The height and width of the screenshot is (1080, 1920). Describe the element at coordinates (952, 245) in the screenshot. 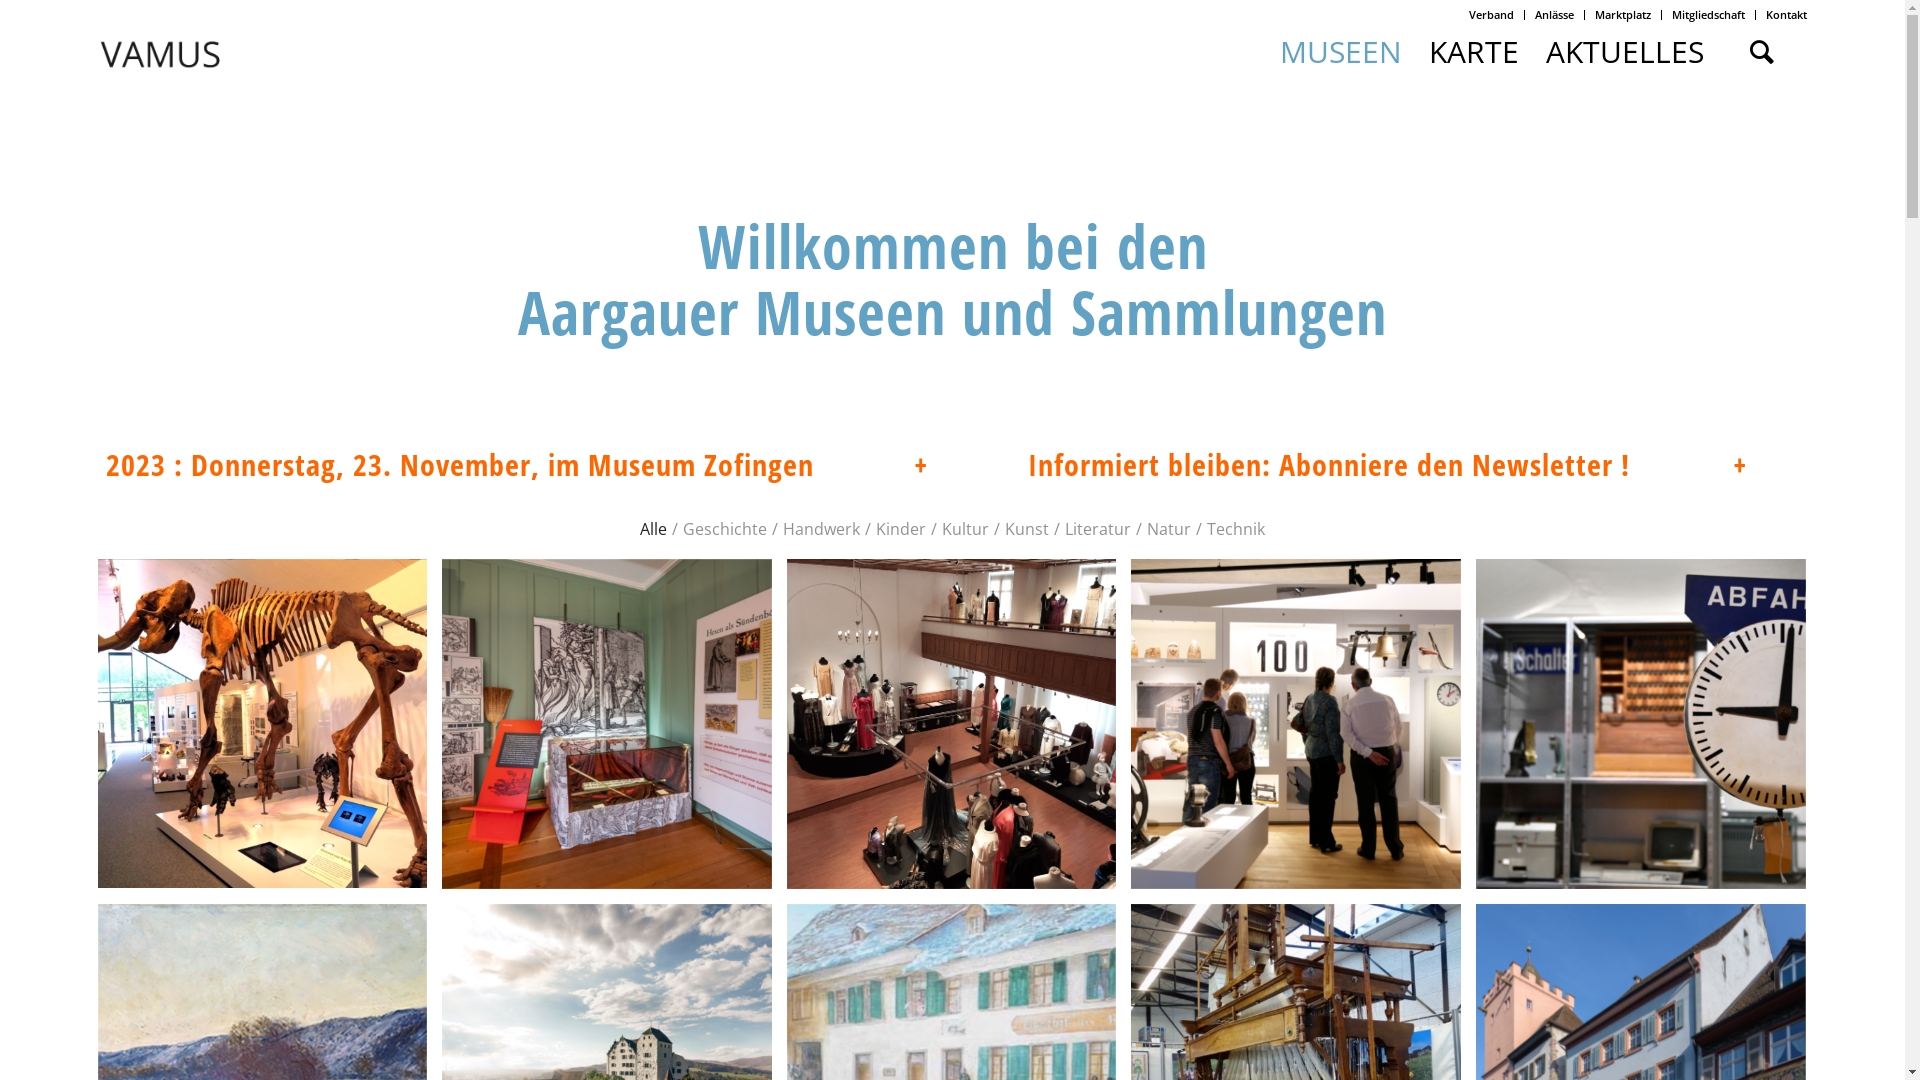

I see `'Willkommen bei den'` at that location.